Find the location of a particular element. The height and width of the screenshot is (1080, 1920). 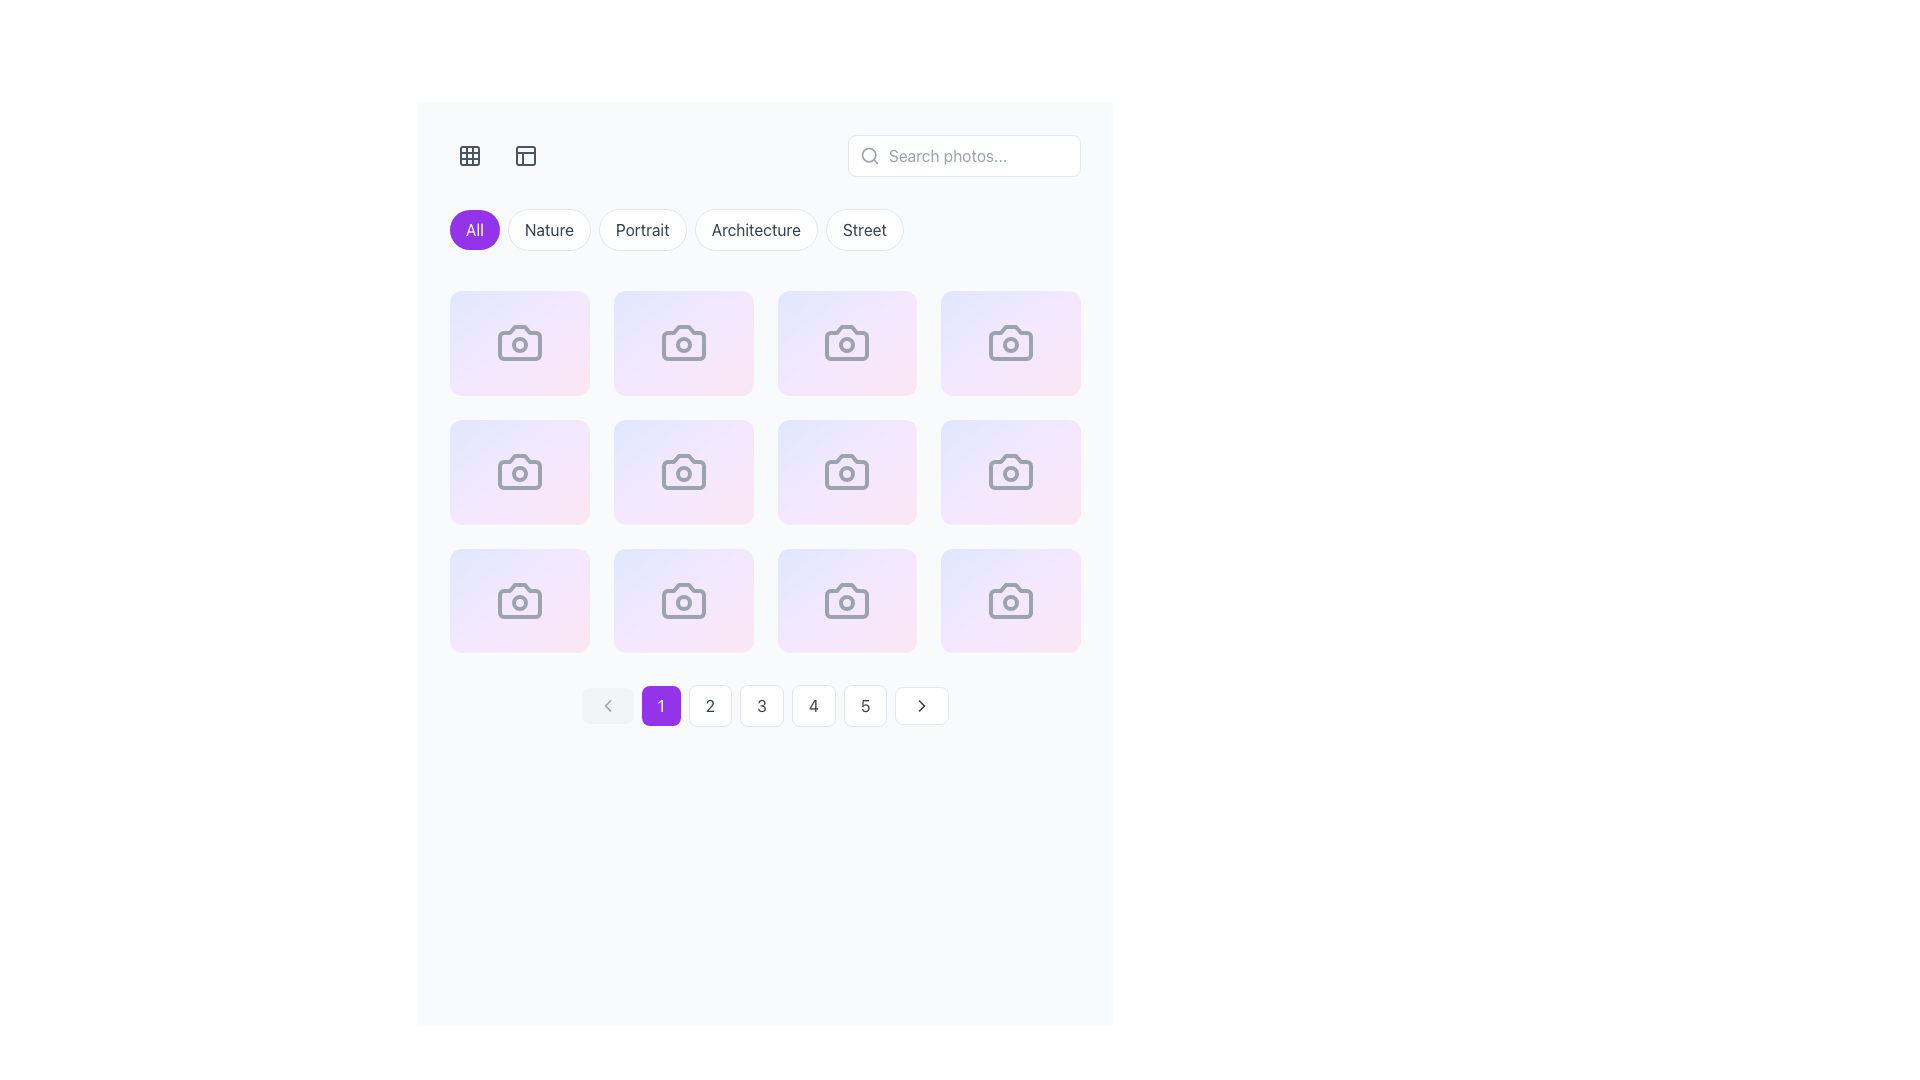

the left-arrow navigation control button located at the bottom of the display is located at coordinates (606, 705).